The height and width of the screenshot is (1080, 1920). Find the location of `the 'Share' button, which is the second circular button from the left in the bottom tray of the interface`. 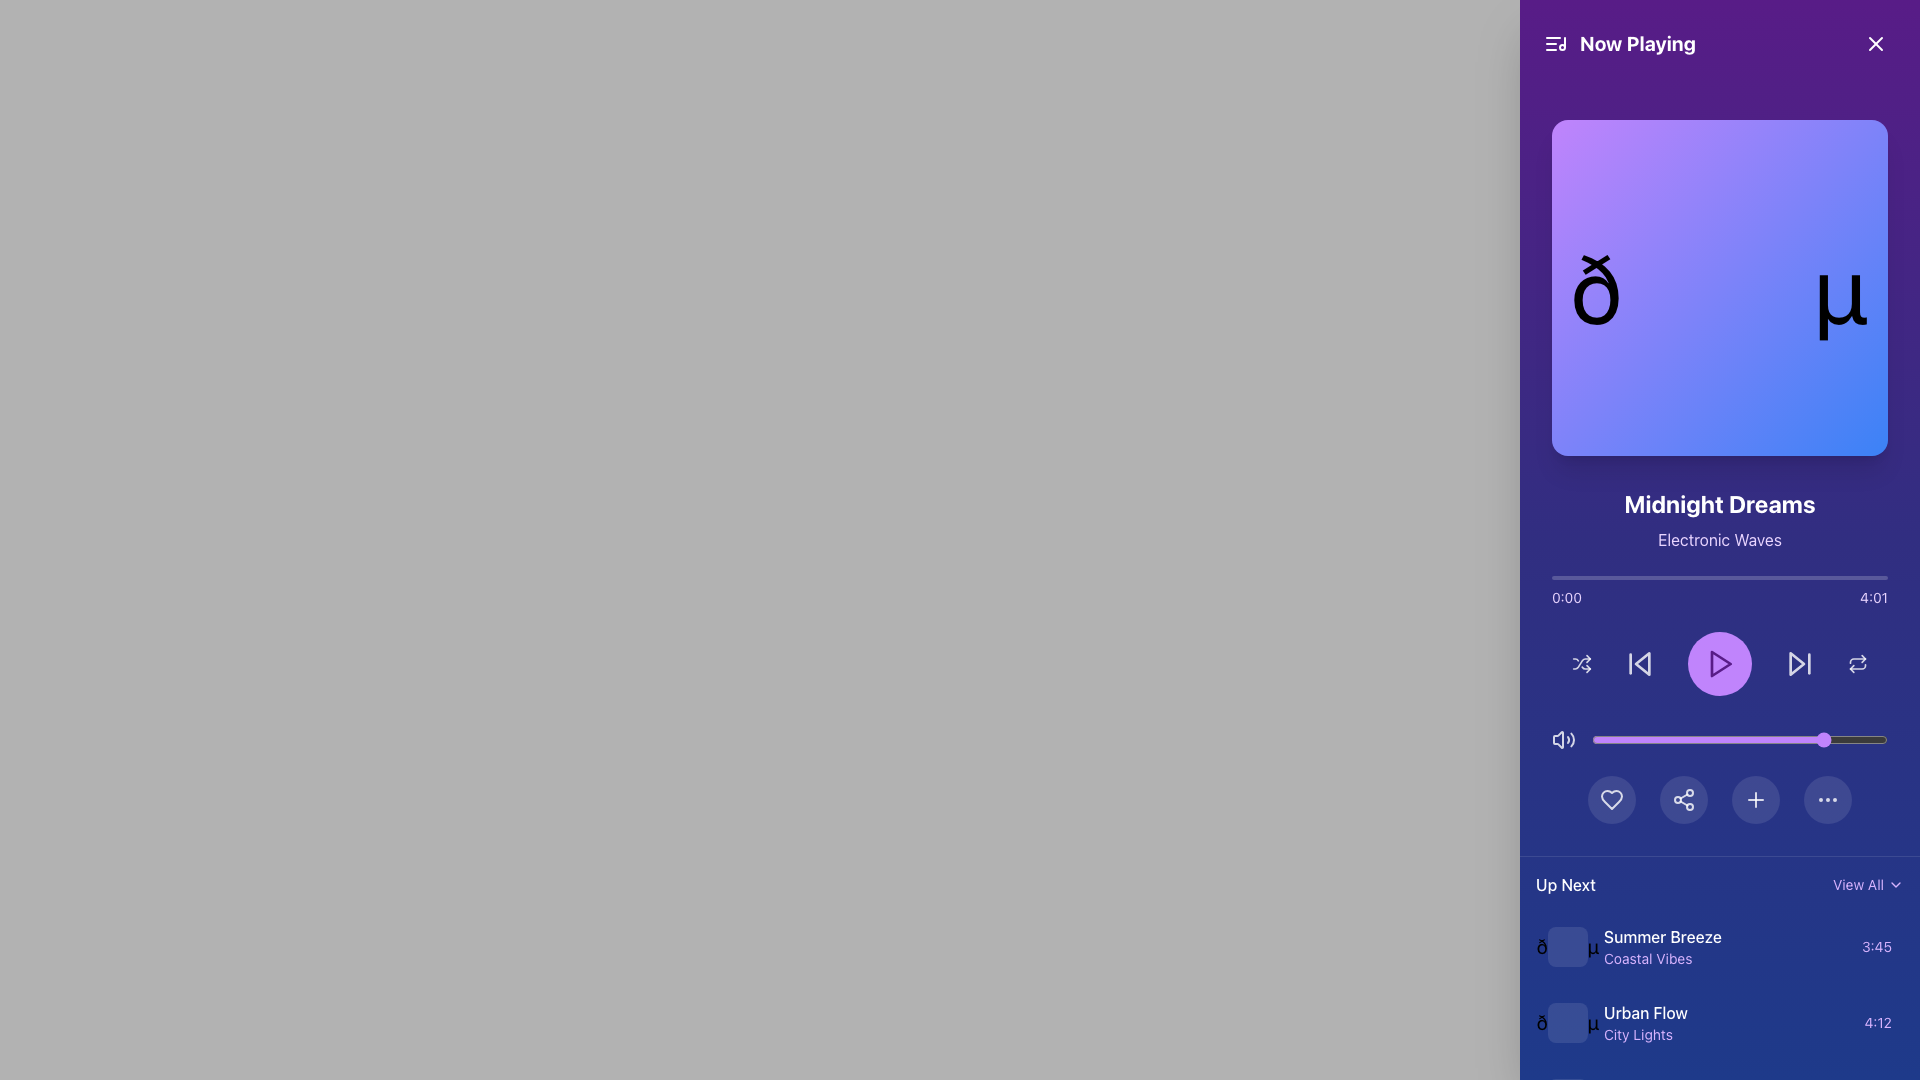

the 'Share' button, which is the second circular button from the left in the bottom tray of the interface is located at coordinates (1683, 798).